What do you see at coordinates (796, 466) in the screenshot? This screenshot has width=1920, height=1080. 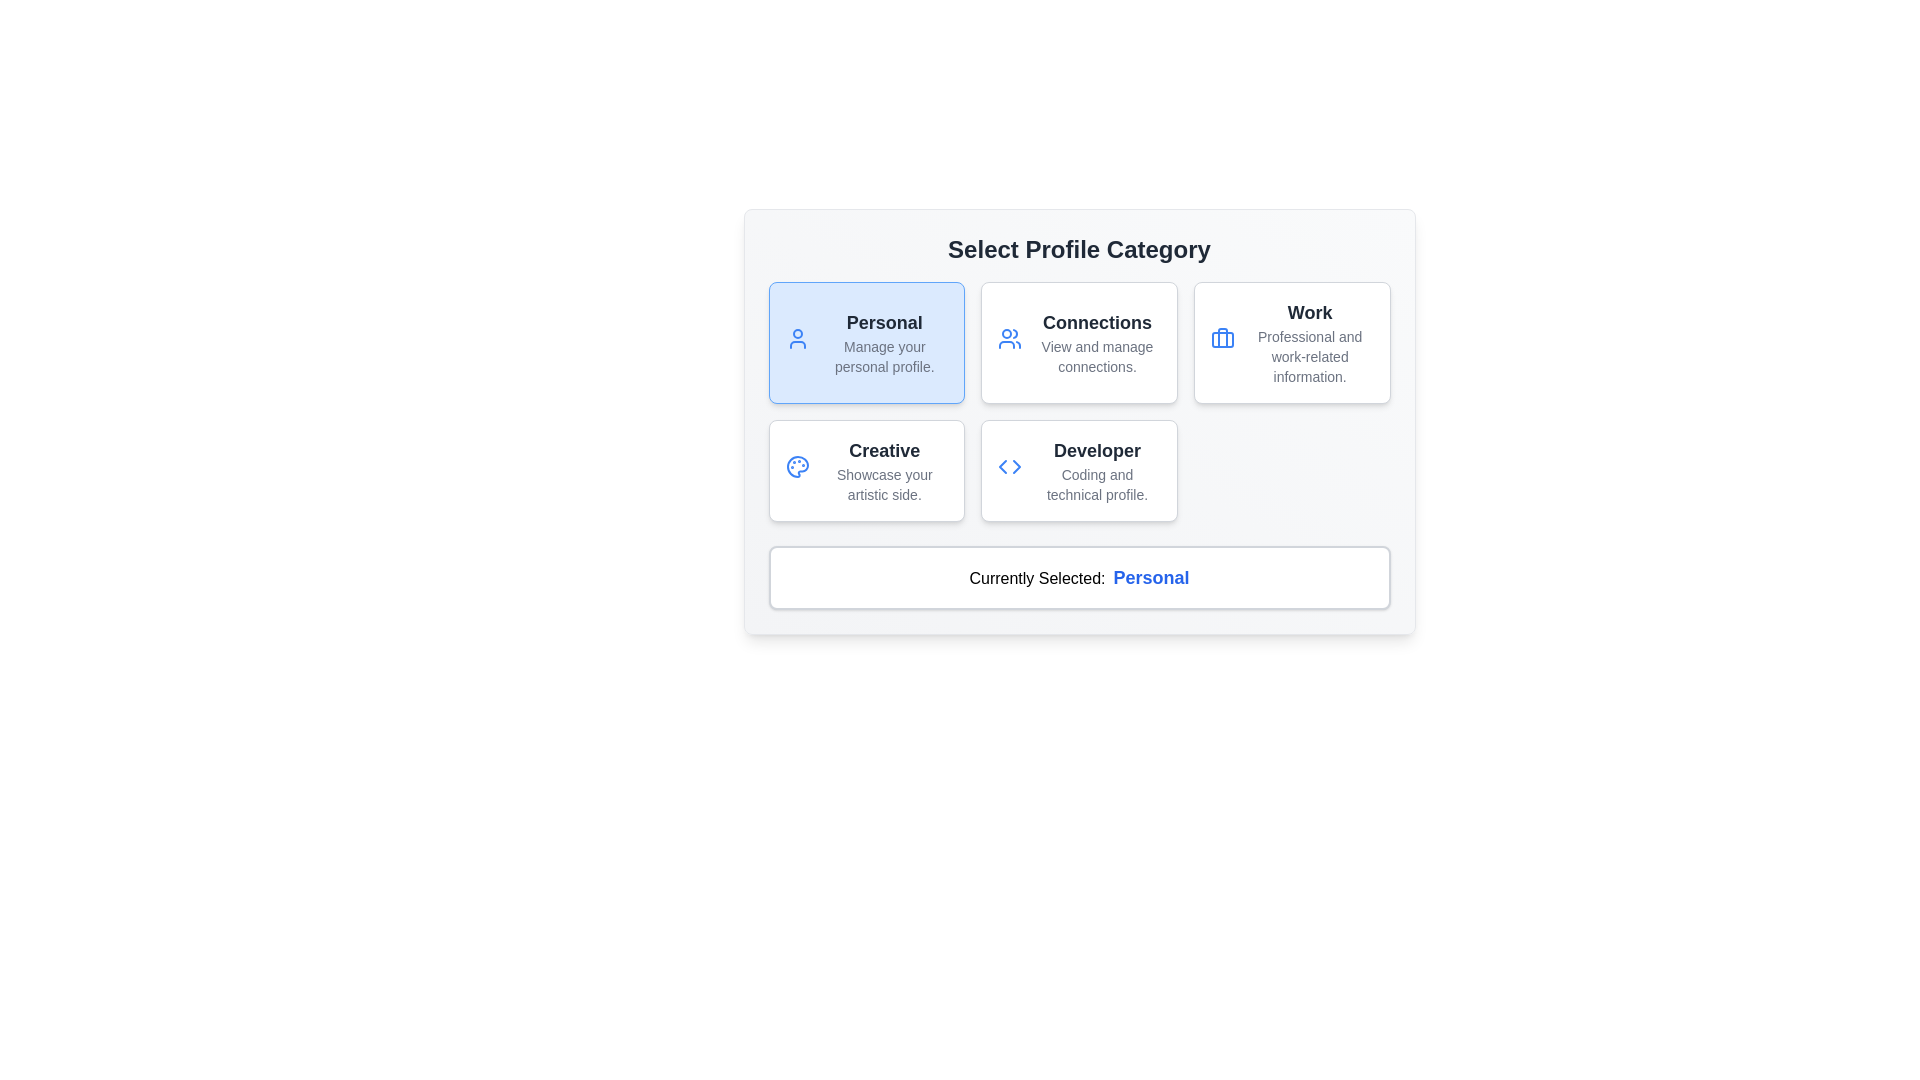 I see `the 'Creative' icon located in the bottom-left corner of the profile category options` at bounding box center [796, 466].